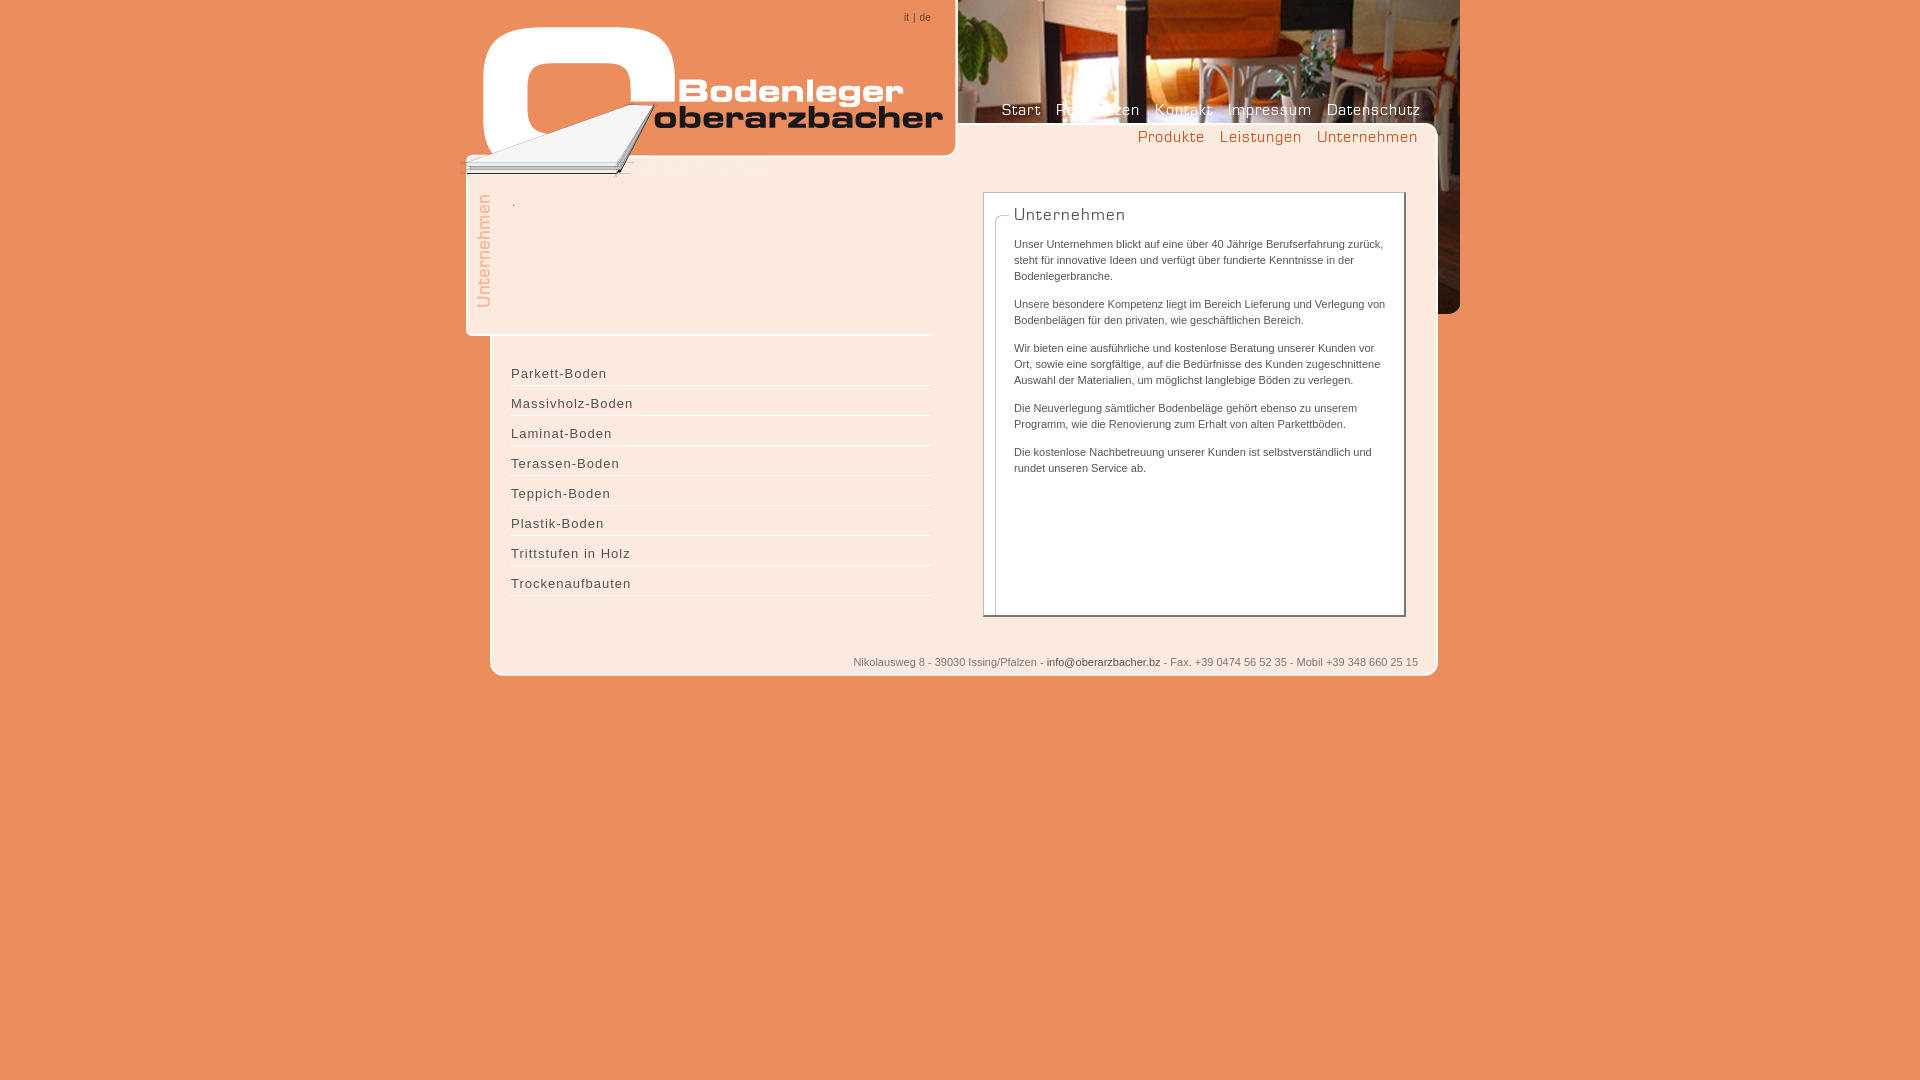 The height and width of the screenshot is (1080, 1920). I want to click on 'Terassen-Boden', so click(510, 461).